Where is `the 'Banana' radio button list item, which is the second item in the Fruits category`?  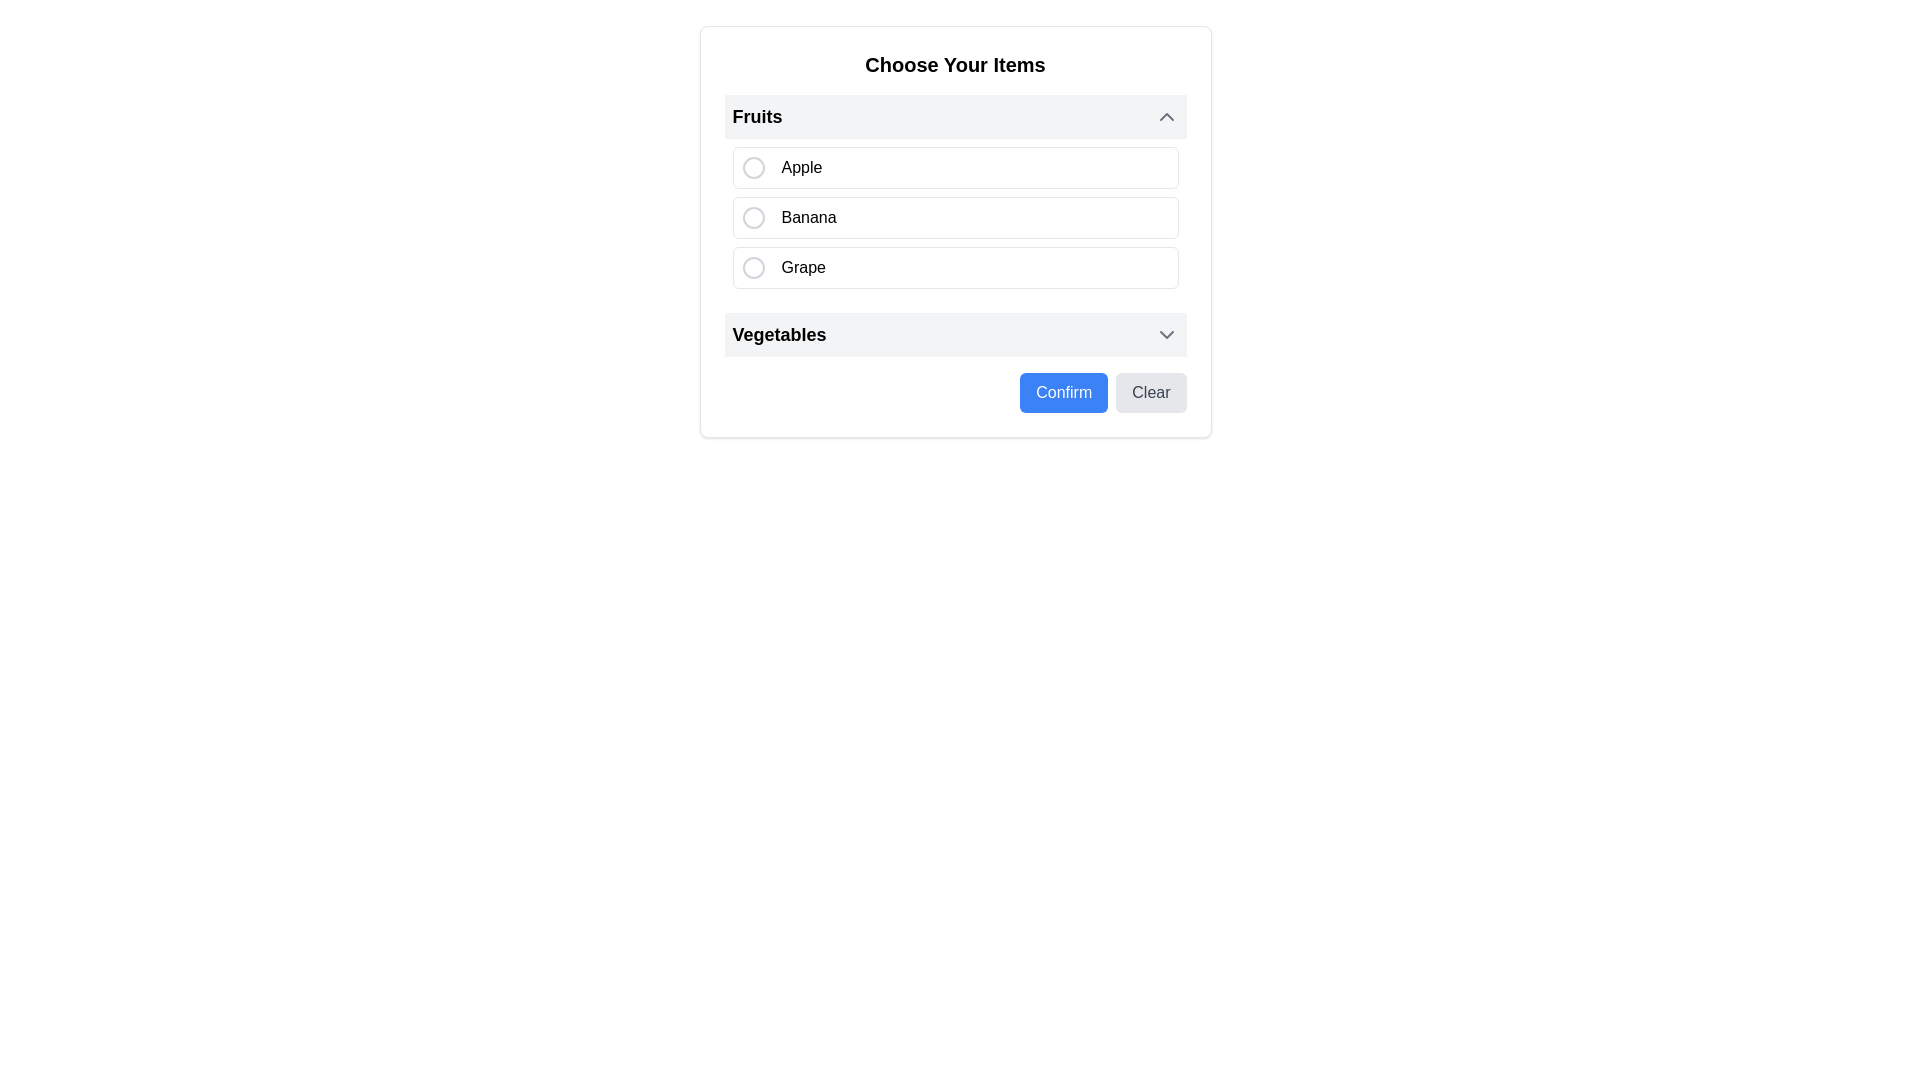 the 'Banana' radio button list item, which is the second item in the Fruits category is located at coordinates (954, 218).